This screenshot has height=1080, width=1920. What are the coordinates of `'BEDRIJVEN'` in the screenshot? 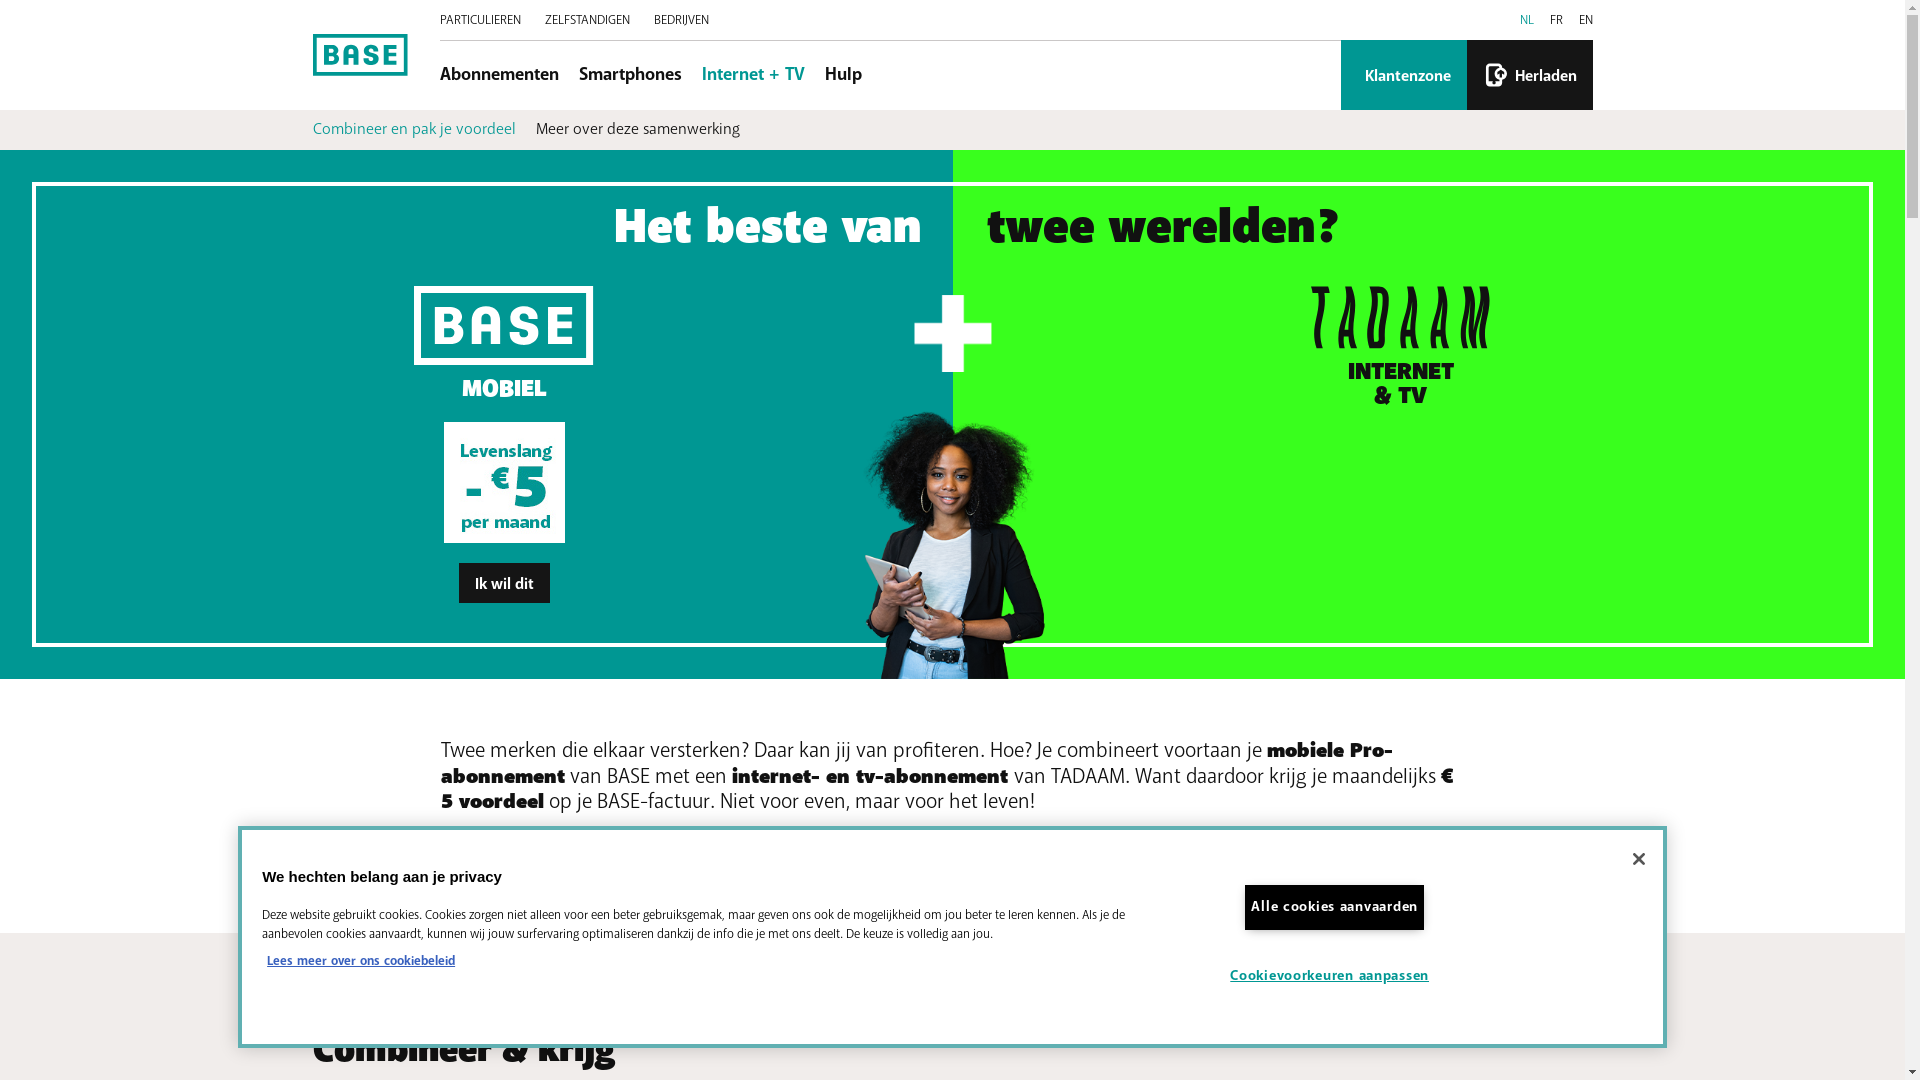 It's located at (681, 19).